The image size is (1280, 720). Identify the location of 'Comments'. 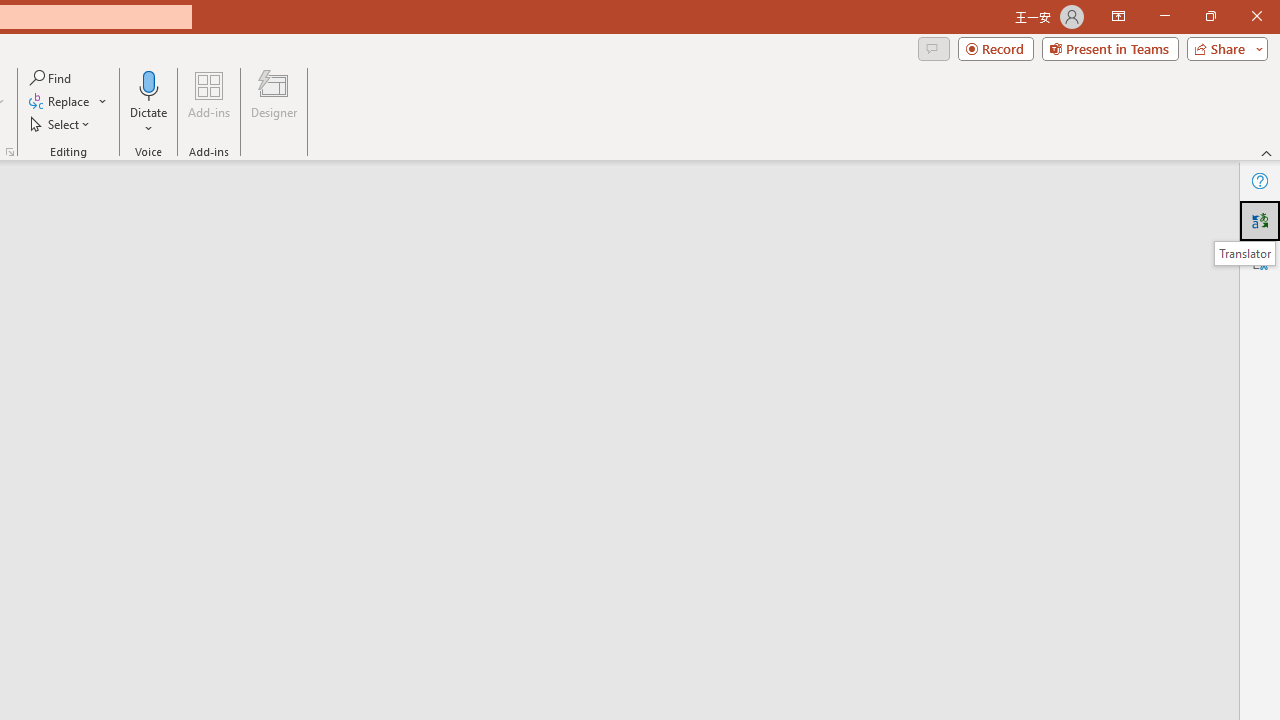
(932, 47).